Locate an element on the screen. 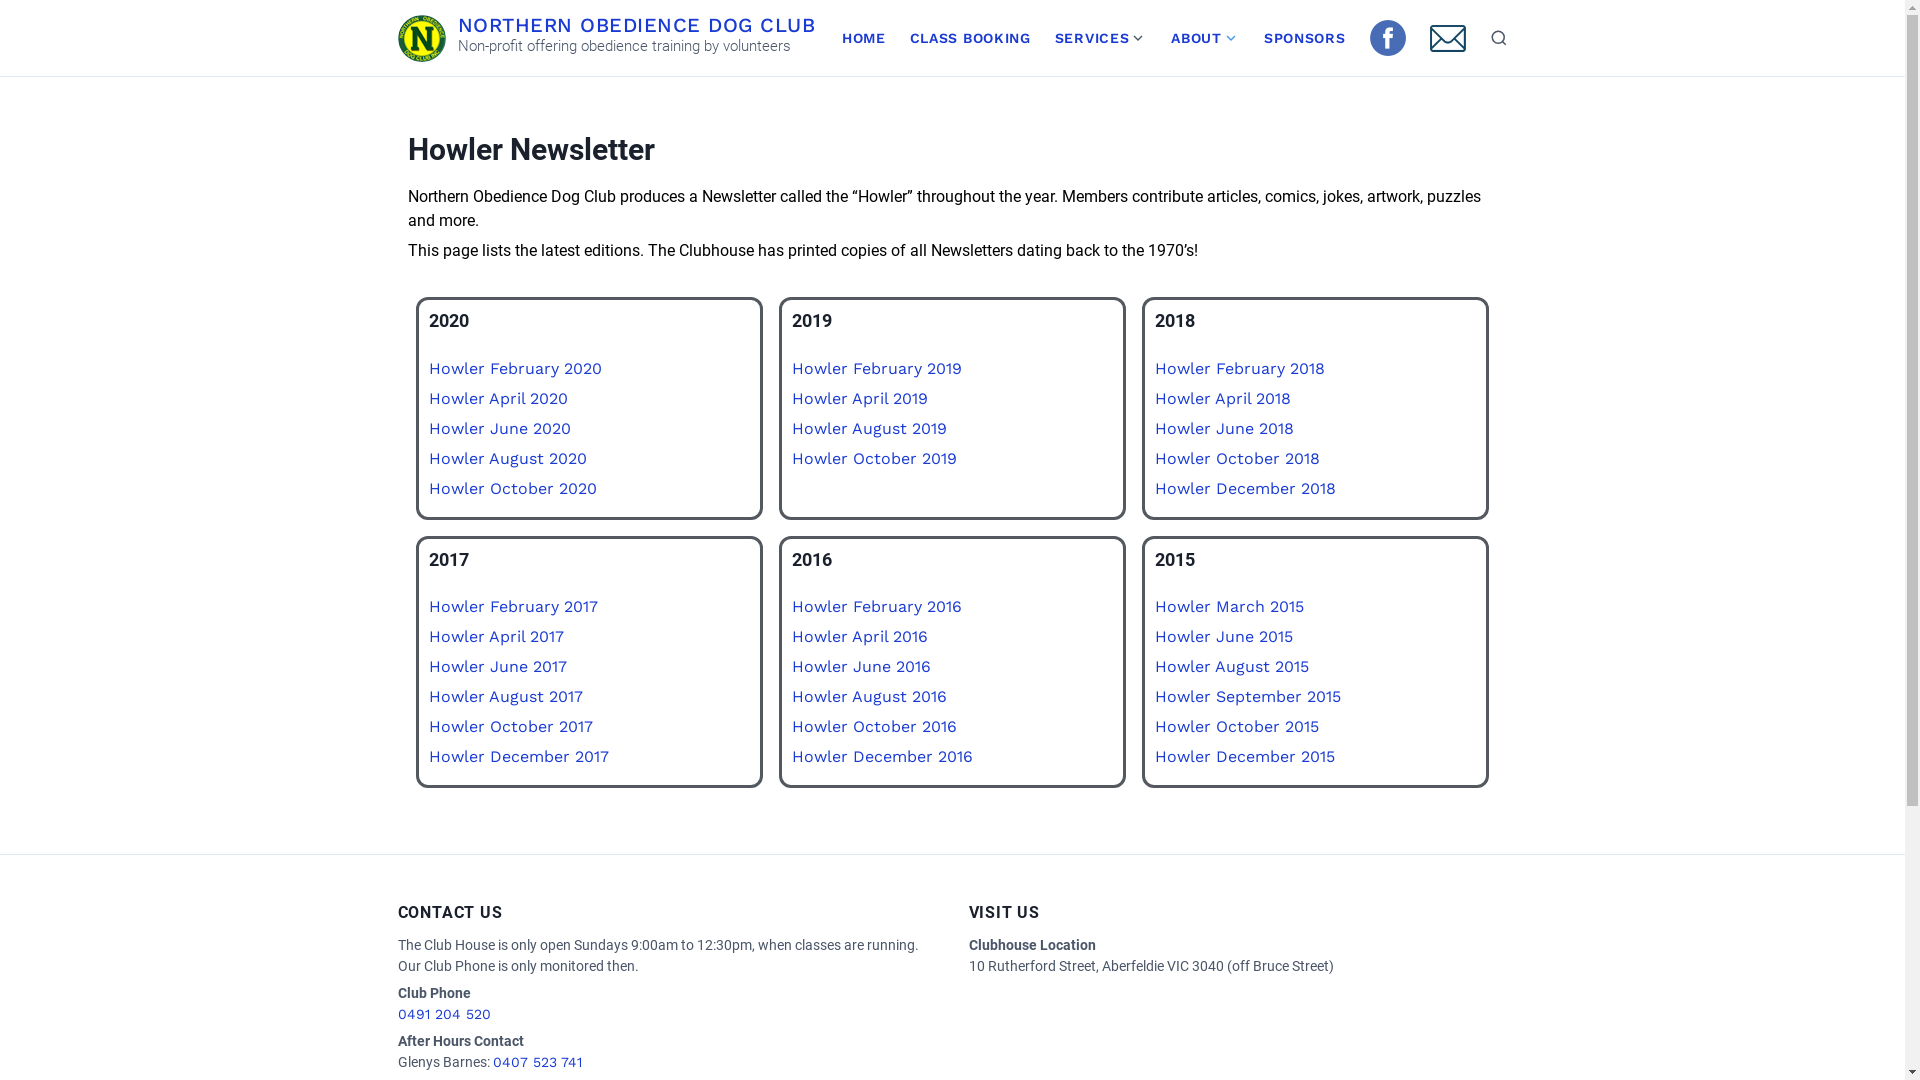  '0407 523 741' is located at coordinates (536, 1060).